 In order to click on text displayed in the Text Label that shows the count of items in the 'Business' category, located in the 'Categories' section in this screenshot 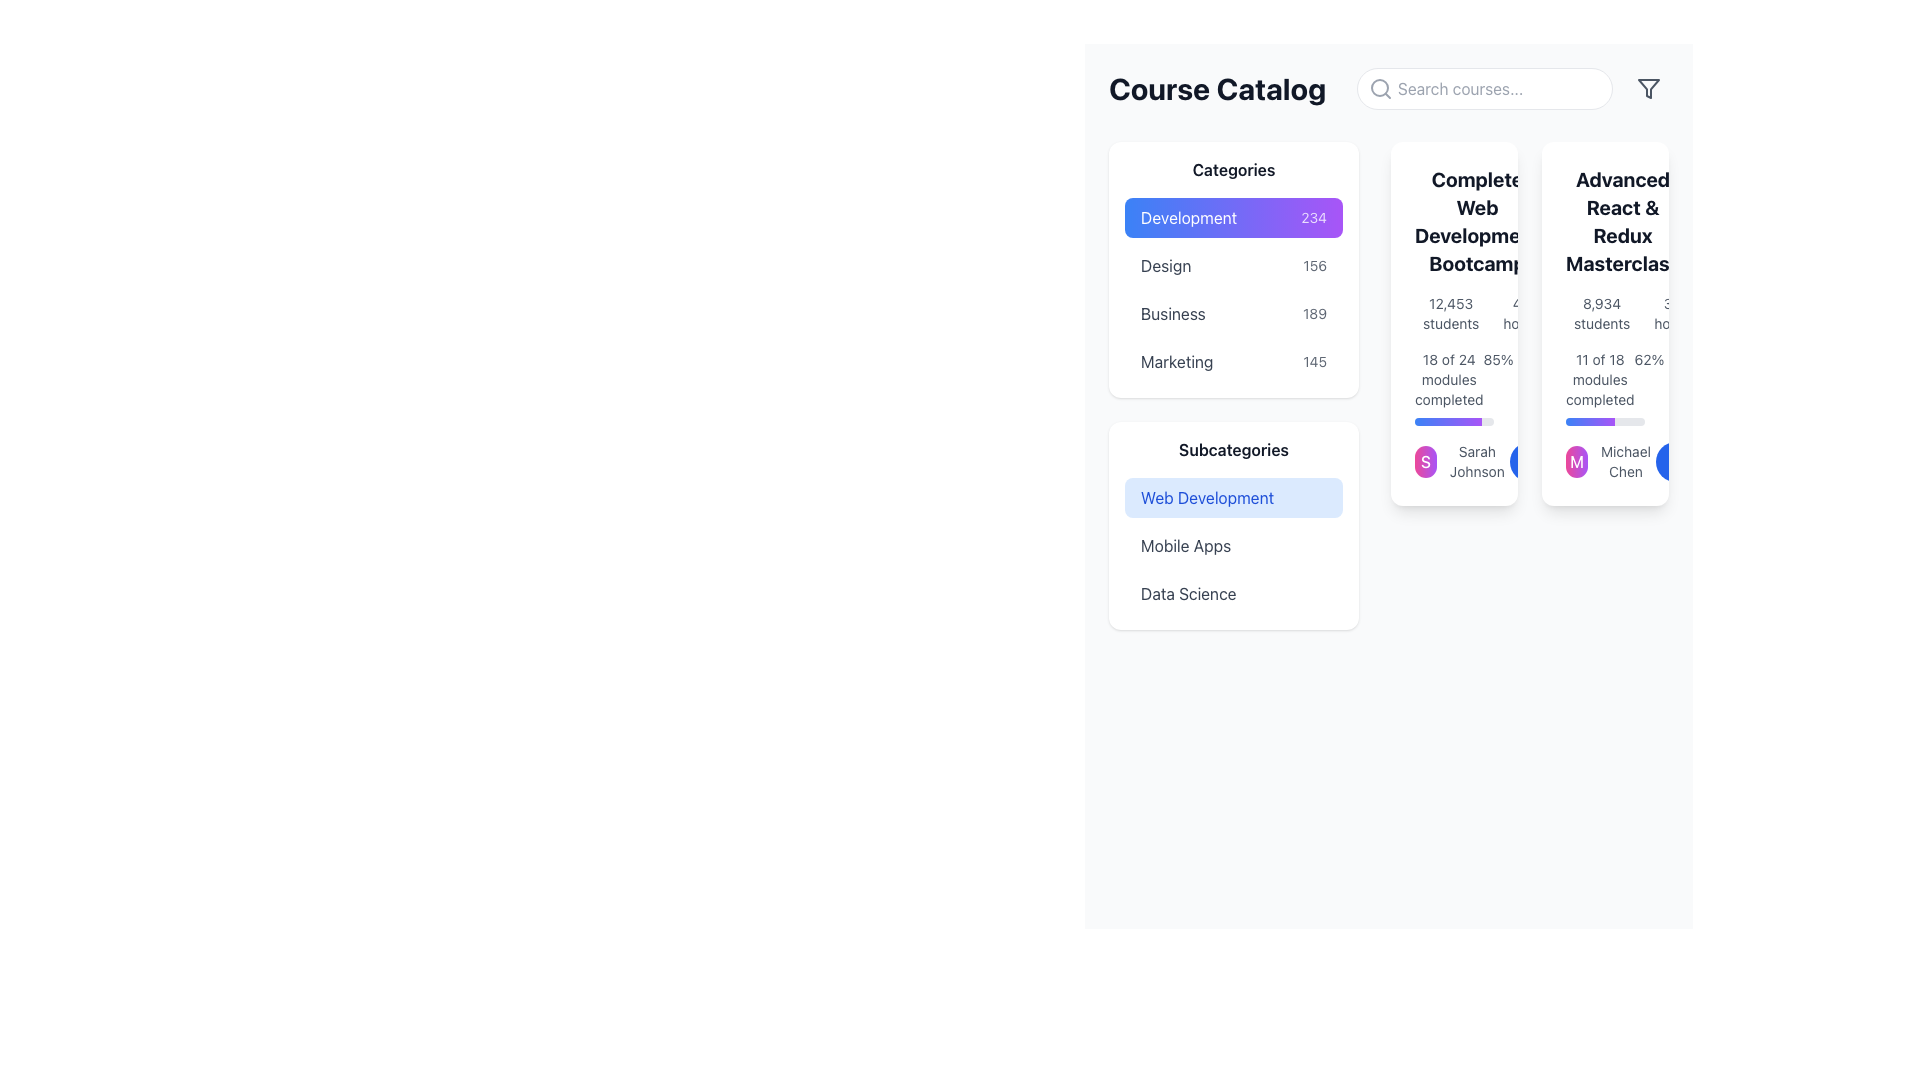, I will do `click(1315, 313)`.